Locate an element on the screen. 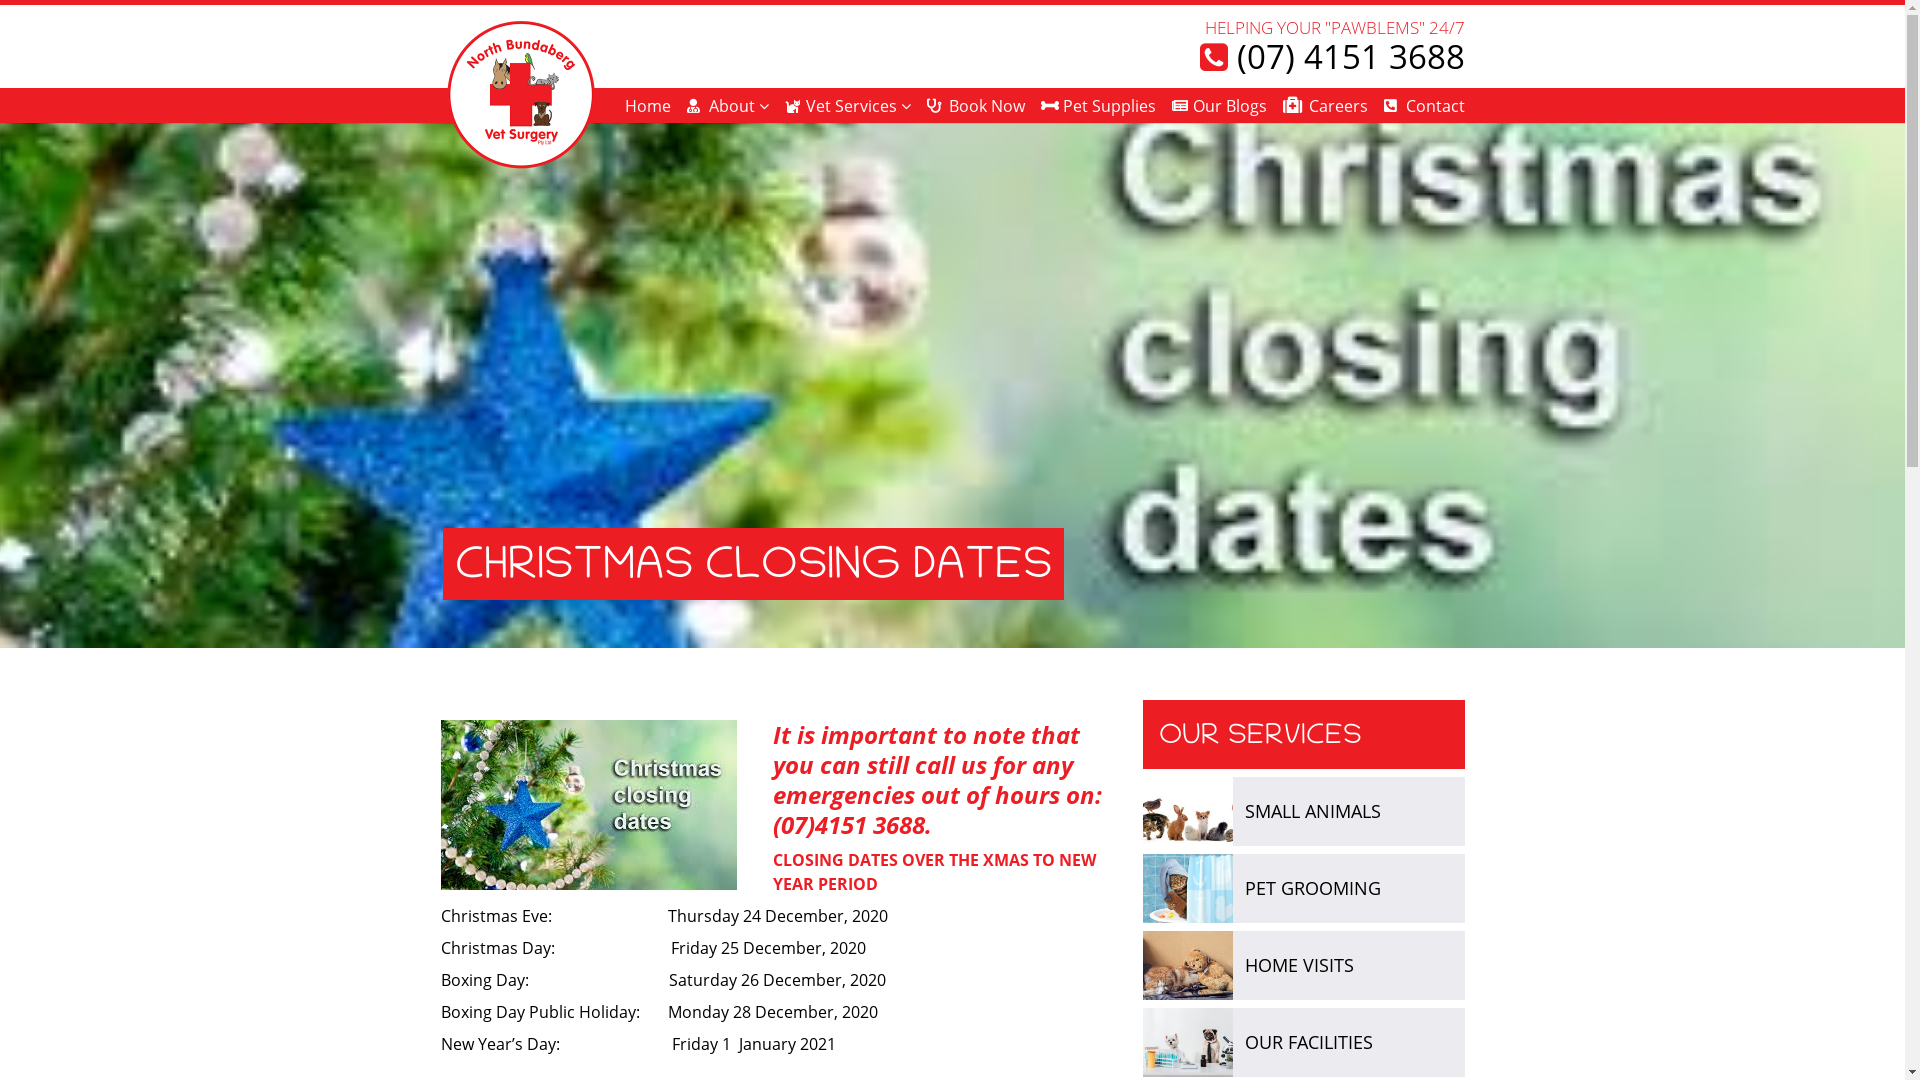 The width and height of the screenshot is (1920, 1080). 'SMALL ANIMALS' is located at coordinates (1313, 810).